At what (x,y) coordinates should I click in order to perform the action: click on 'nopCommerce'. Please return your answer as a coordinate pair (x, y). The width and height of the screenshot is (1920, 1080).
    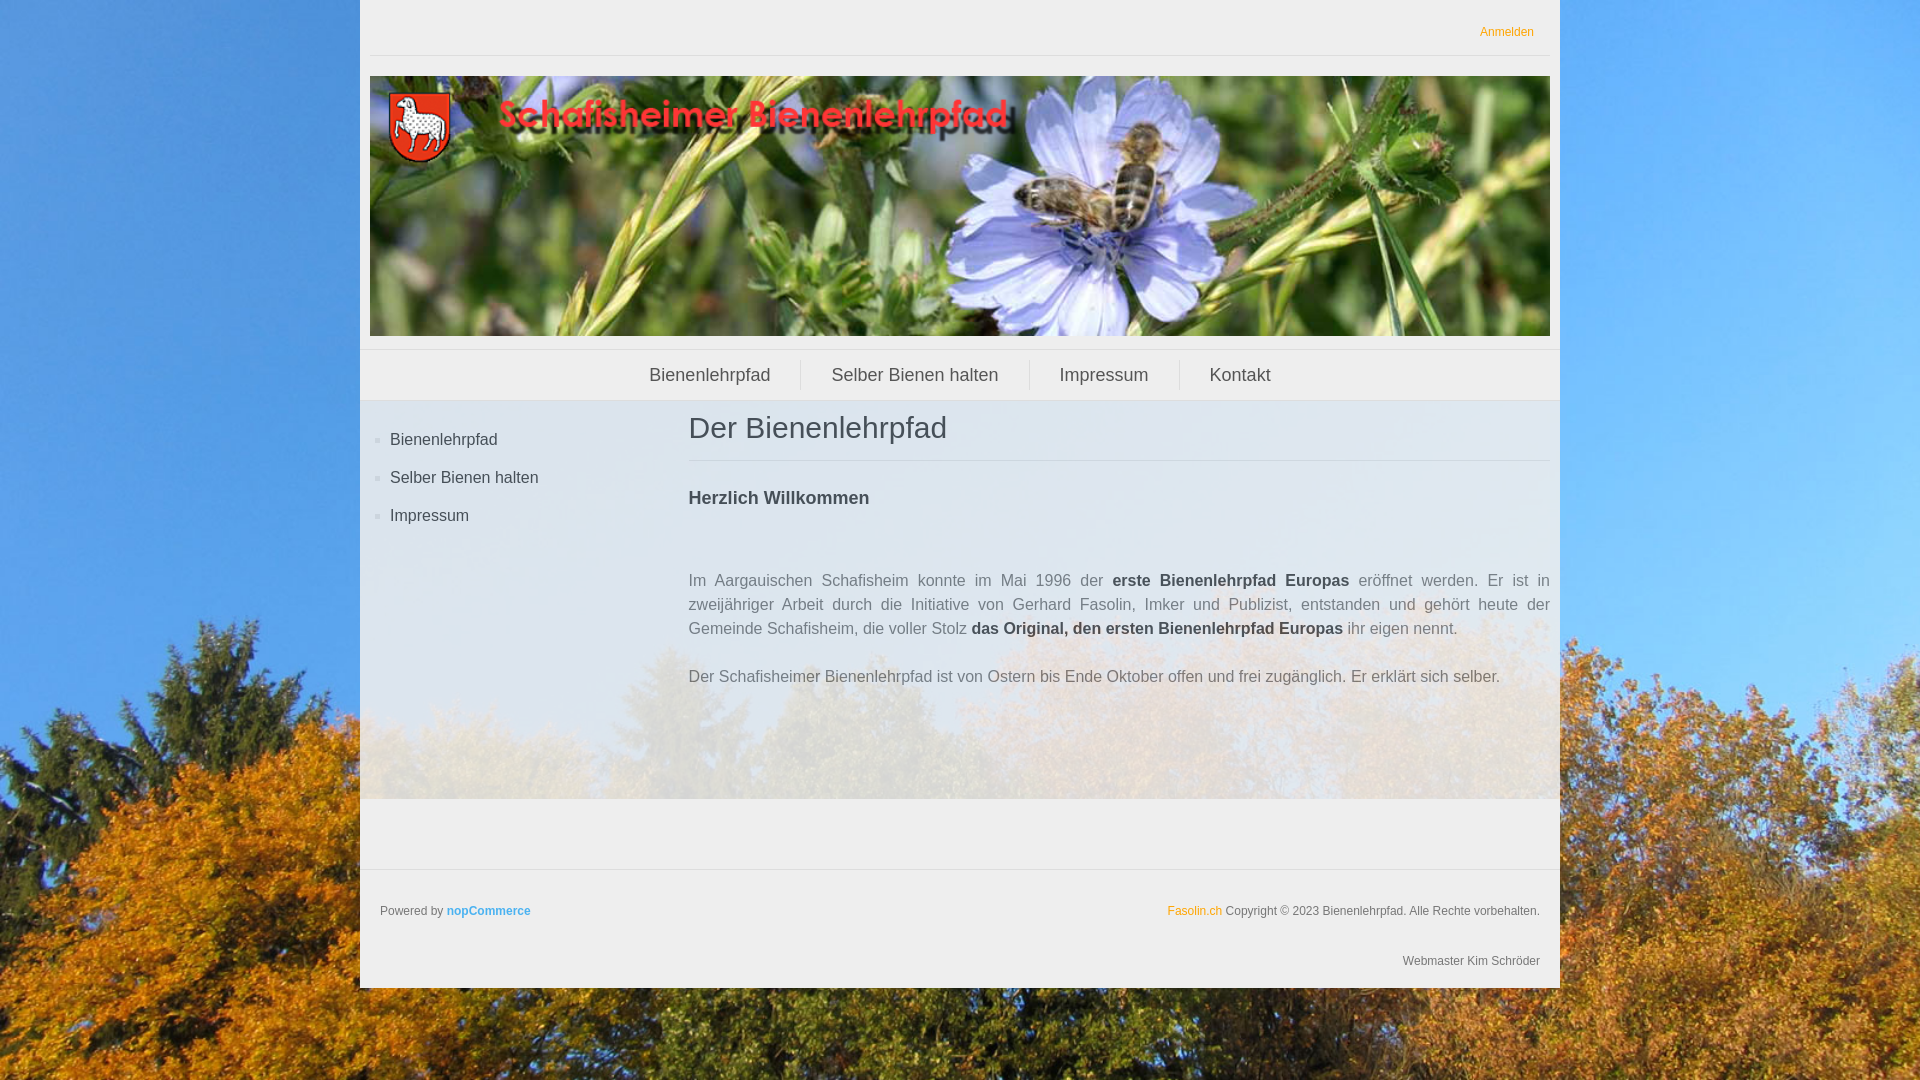
    Looking at the image, I should click on (489, 910).